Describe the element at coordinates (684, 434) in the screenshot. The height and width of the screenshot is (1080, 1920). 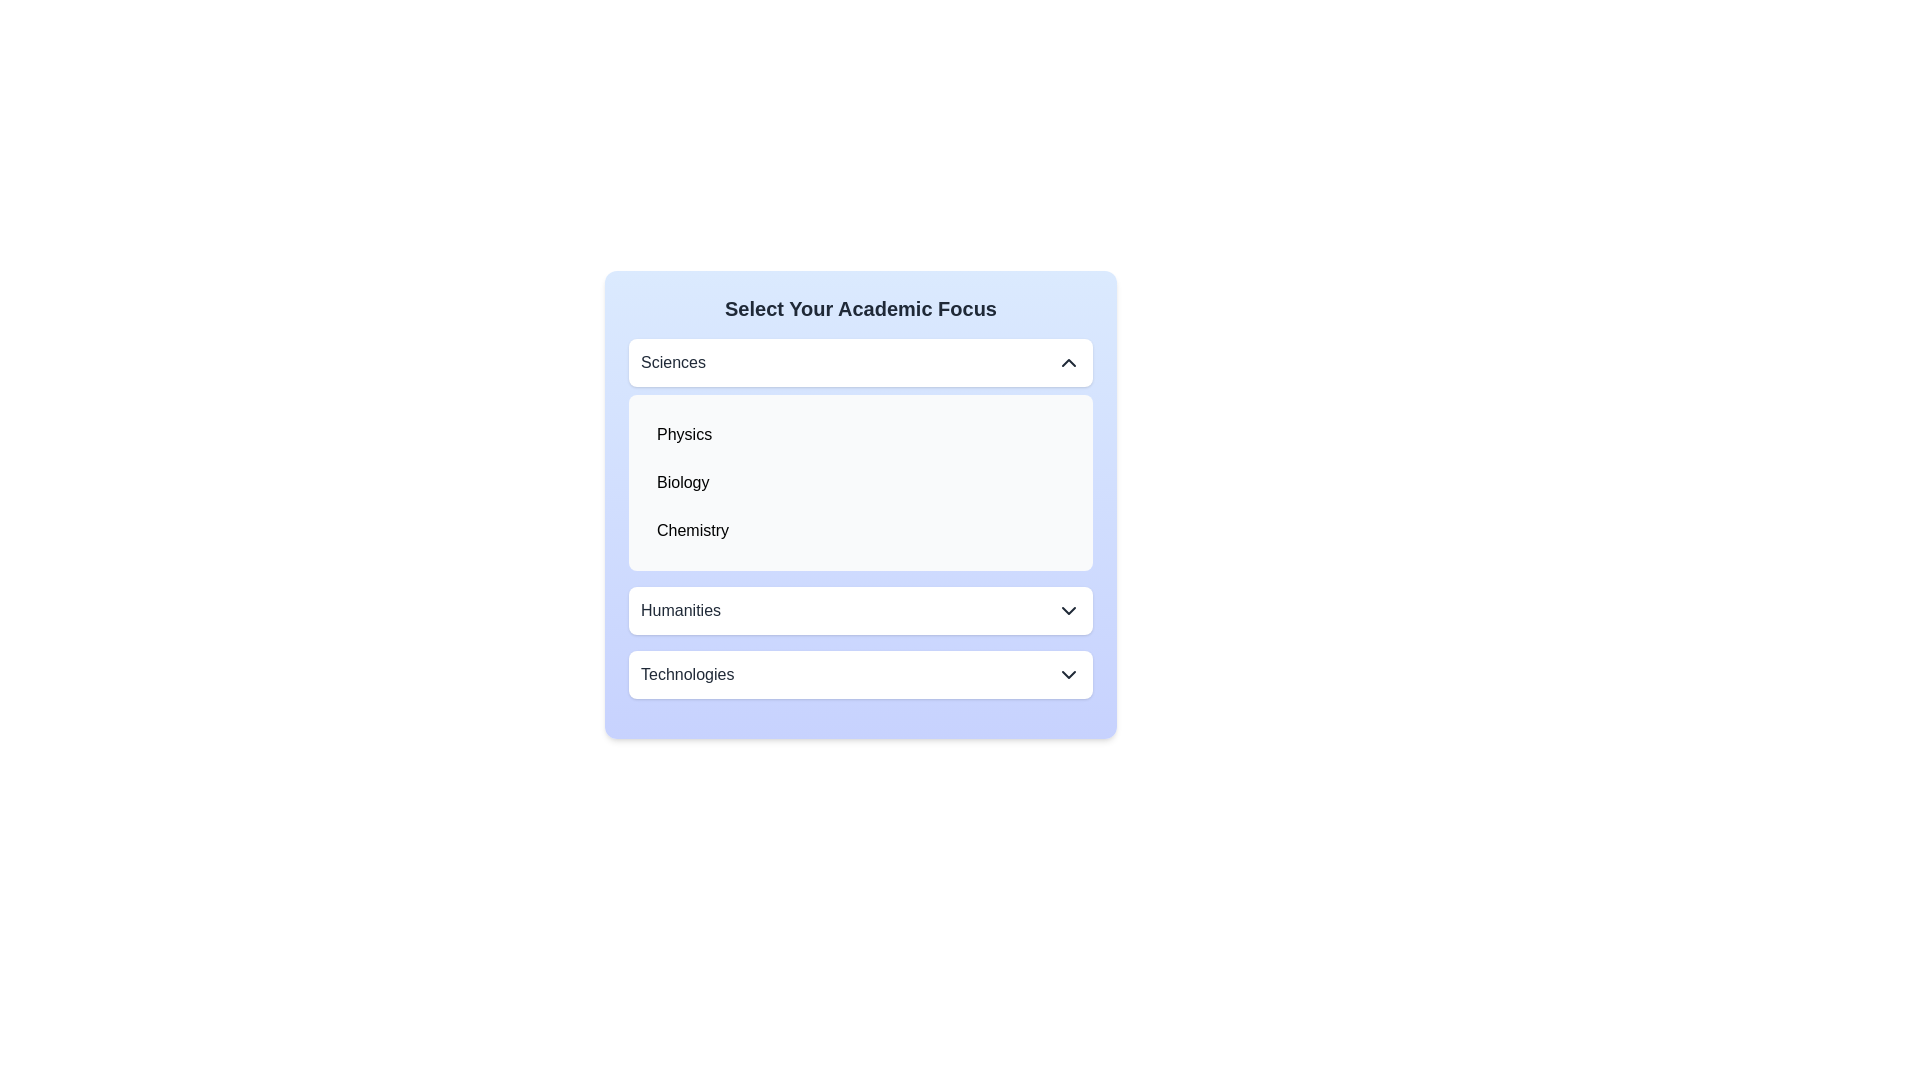
I see `the first option in the dropdown list under the 'Sciences' category` at that location.